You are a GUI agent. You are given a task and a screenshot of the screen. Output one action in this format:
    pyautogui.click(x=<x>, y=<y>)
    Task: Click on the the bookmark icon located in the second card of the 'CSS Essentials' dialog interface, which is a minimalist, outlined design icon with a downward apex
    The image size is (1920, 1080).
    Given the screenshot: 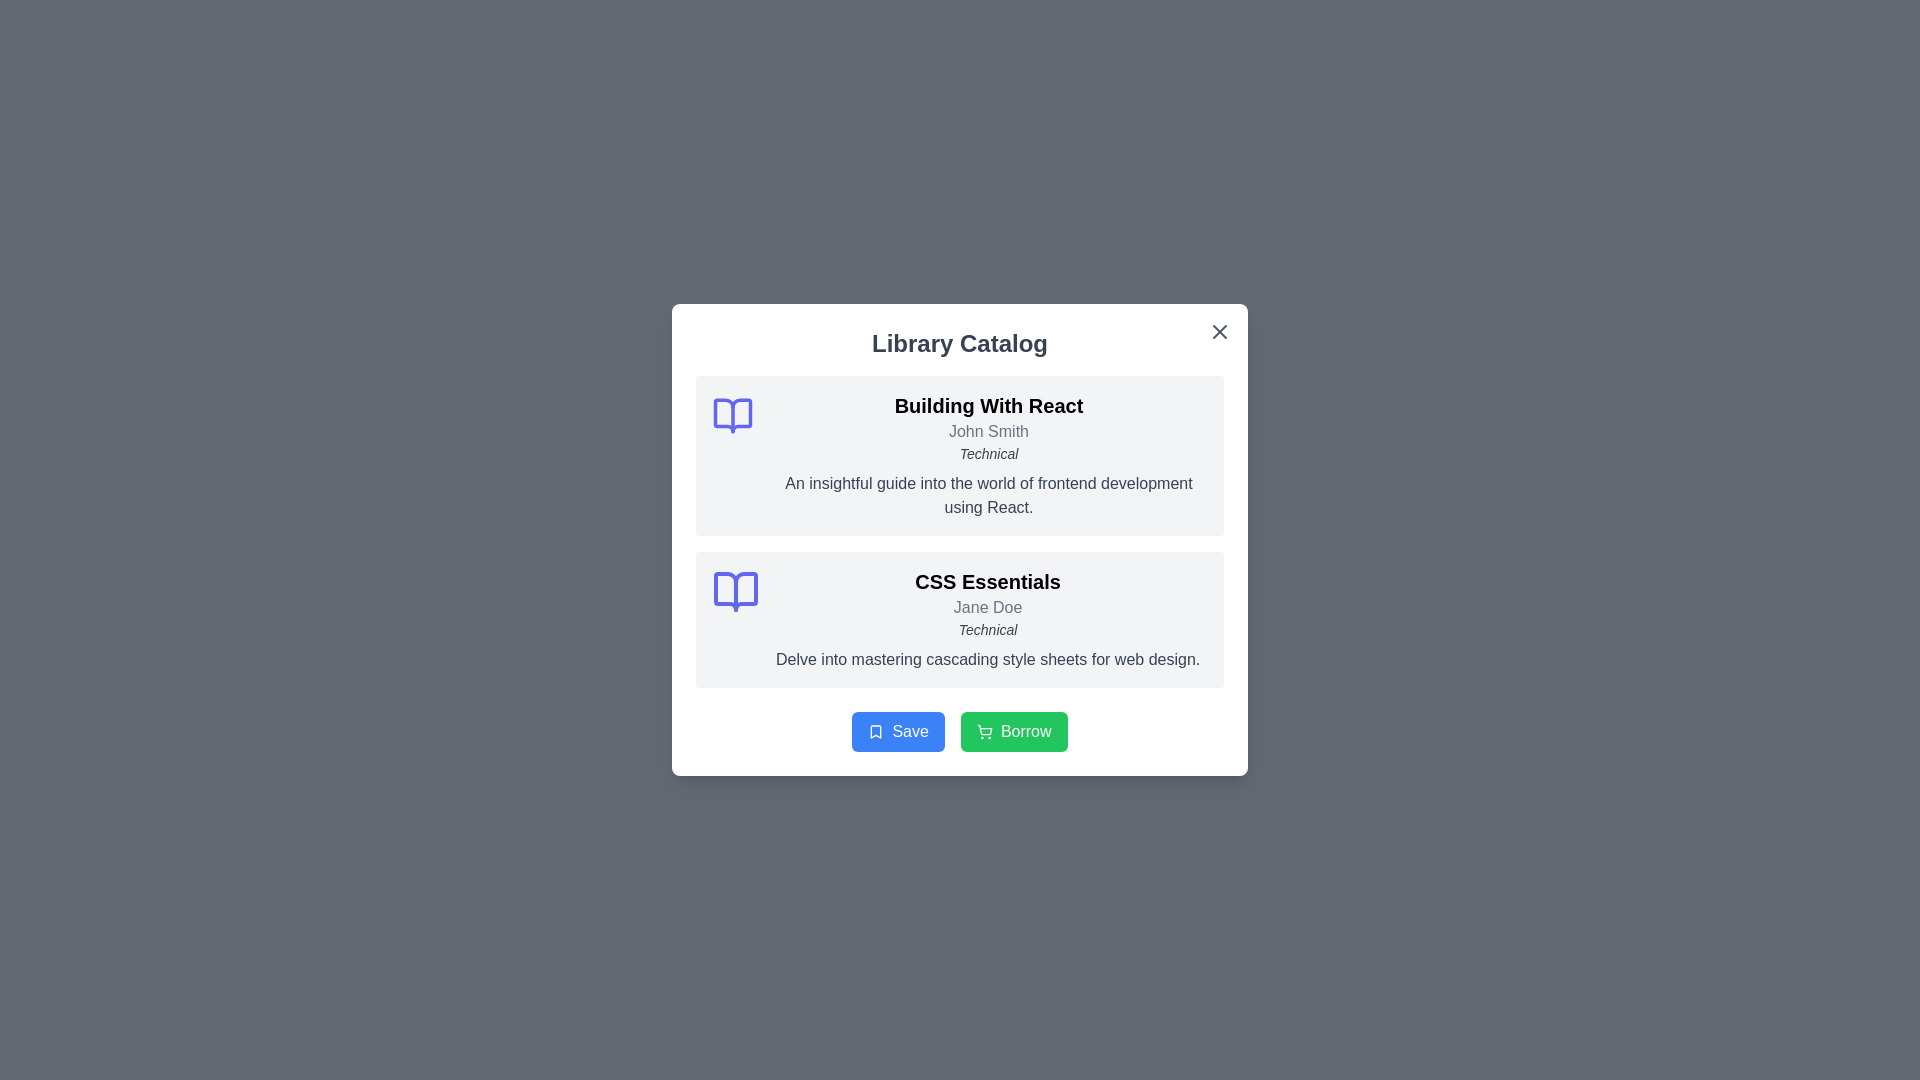 What is the action you would take?
    pyautogui.click(x=876, y=732)
    